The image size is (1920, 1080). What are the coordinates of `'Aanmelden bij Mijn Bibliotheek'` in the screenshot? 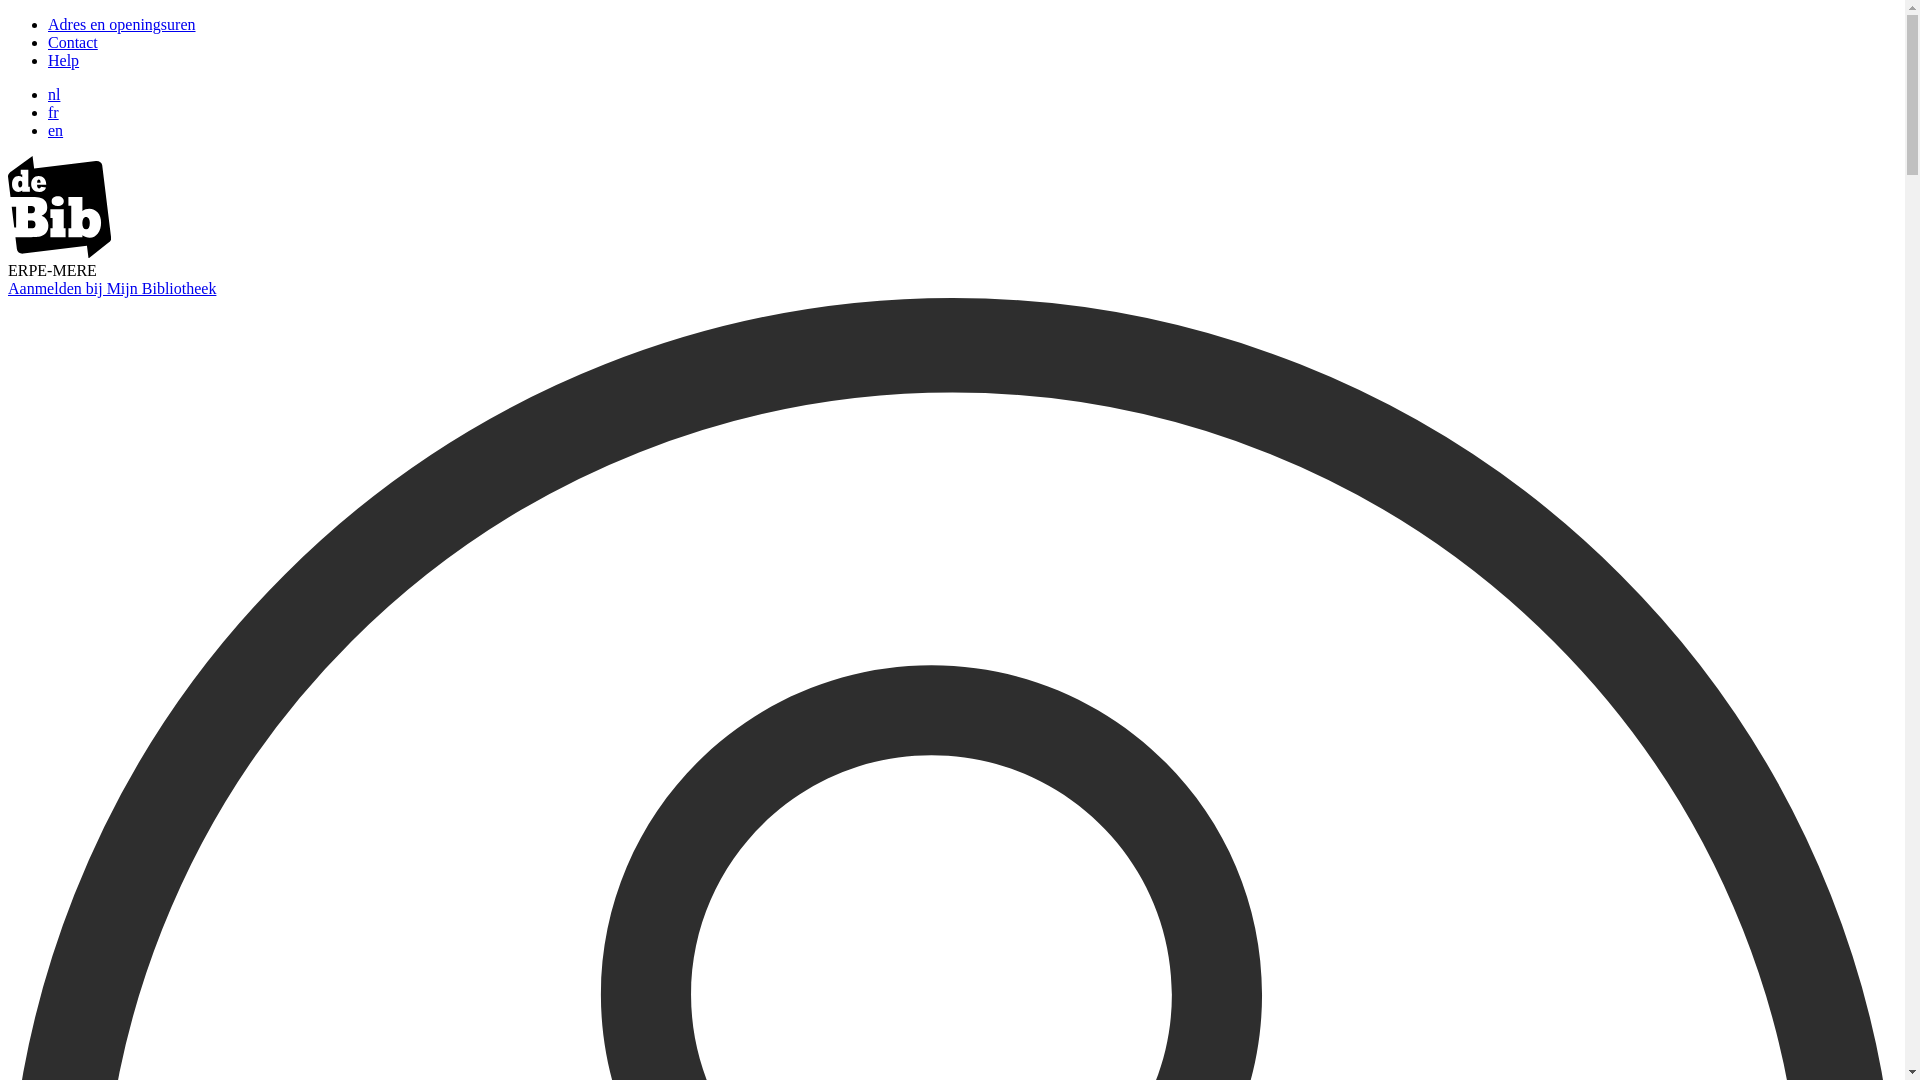 It's located at (110, 288).